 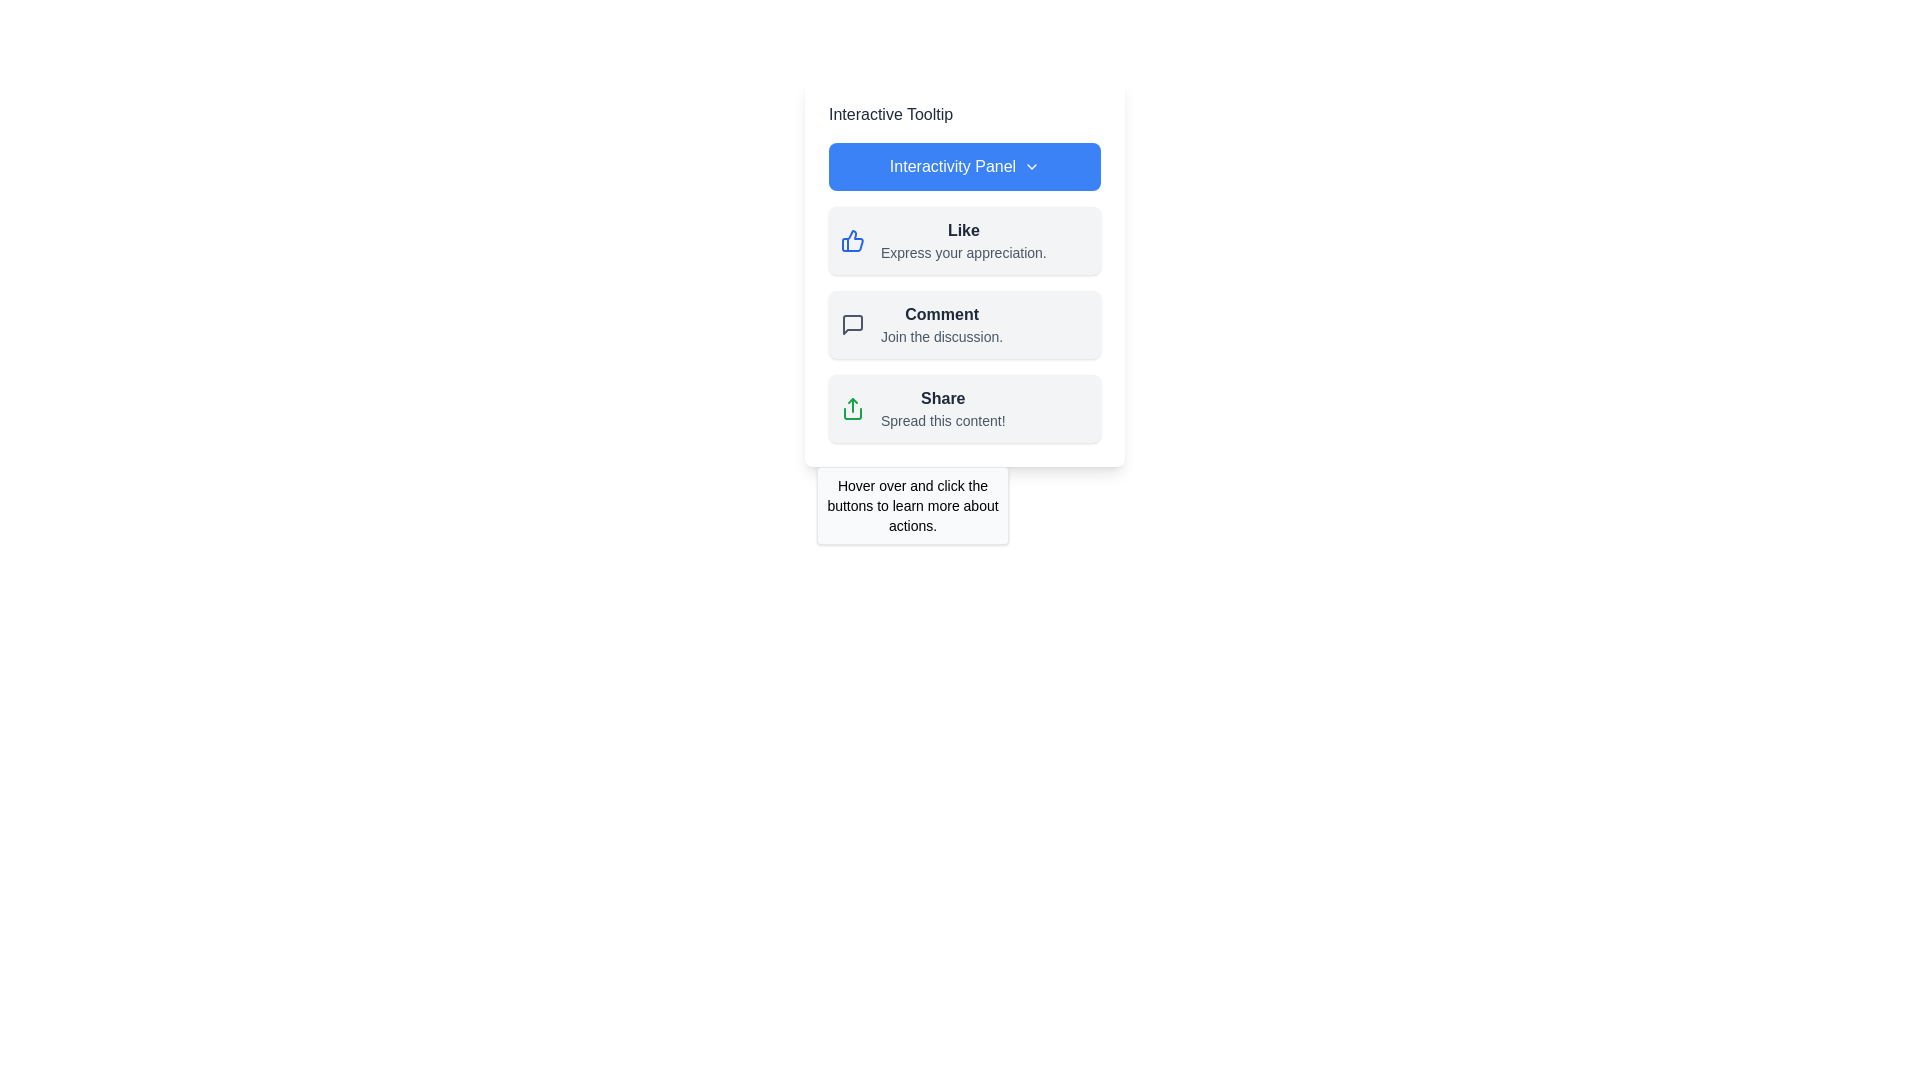 What do you see at coordinates (964, 323) in the screenshot?
I see `the 'Like' option in the Interactive Panel Option Group` at bounding box center [964, 323].